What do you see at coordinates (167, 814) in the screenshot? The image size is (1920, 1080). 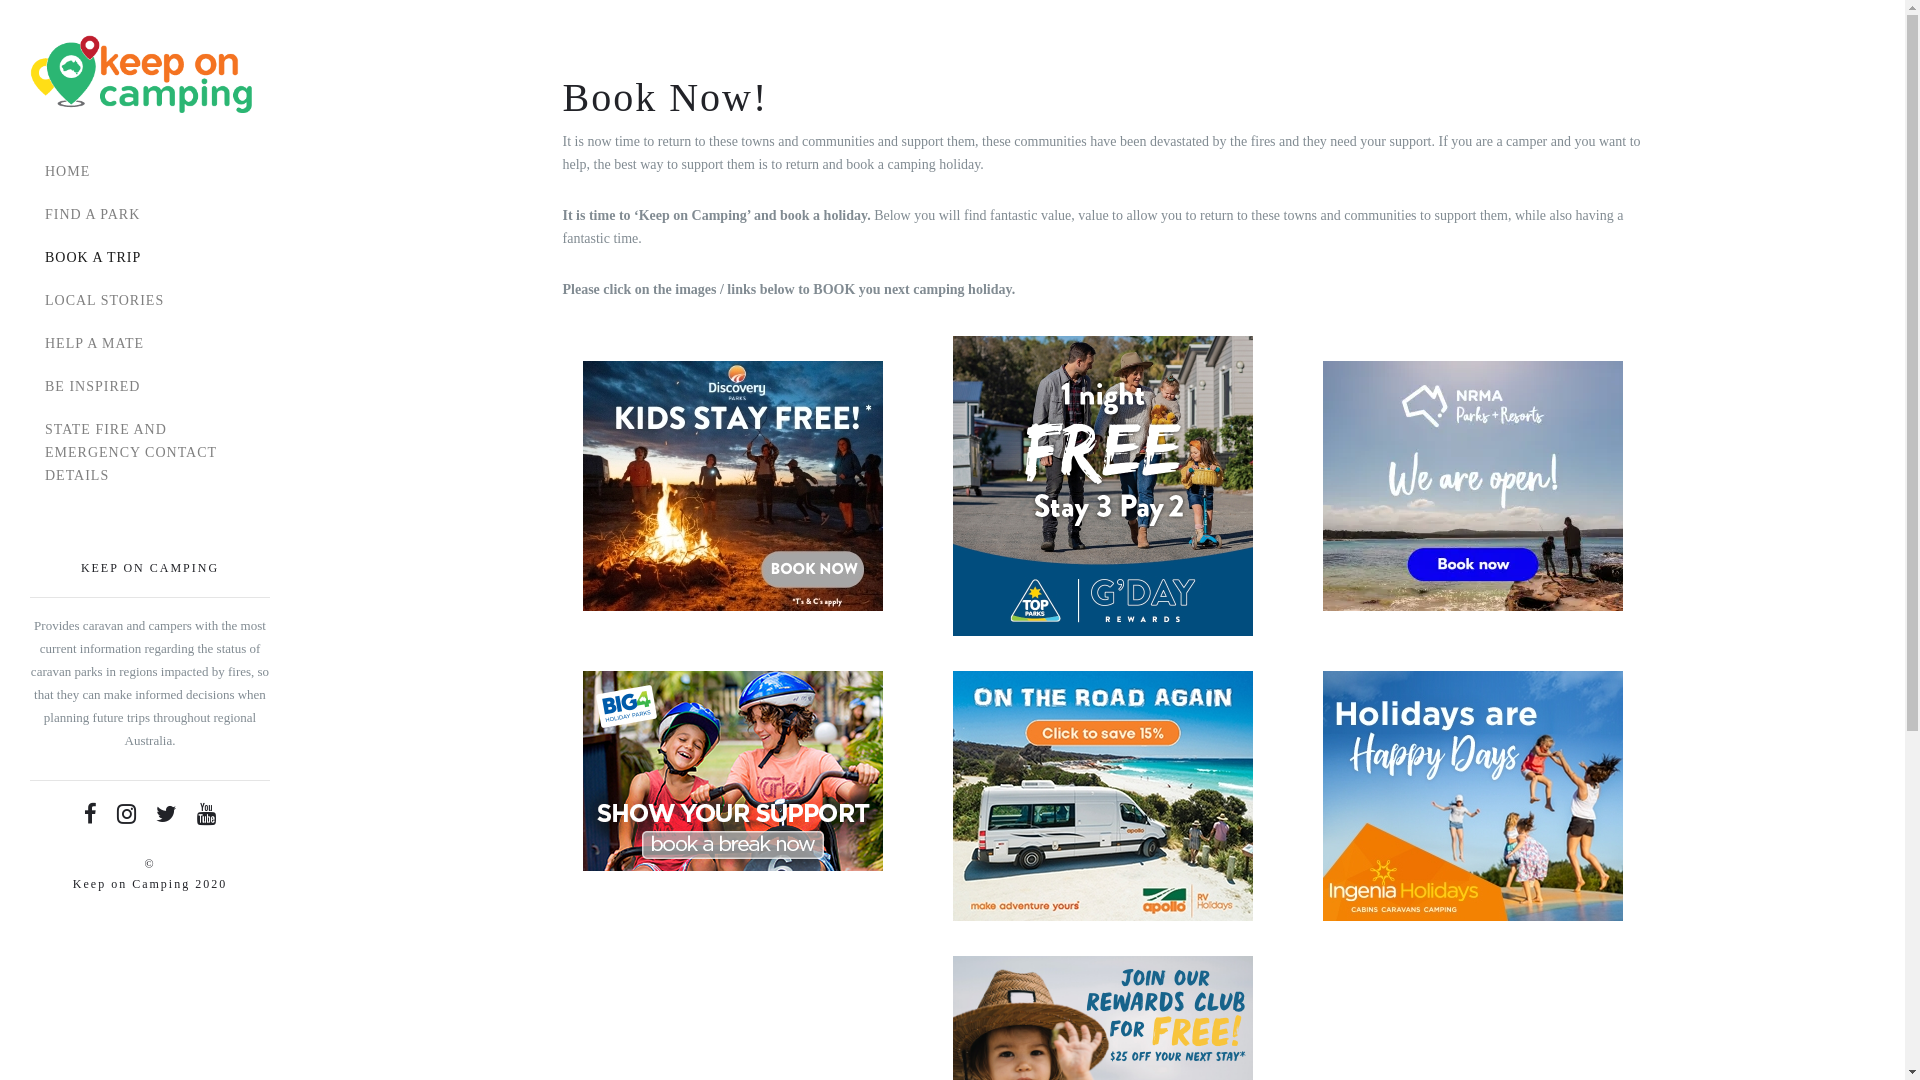 I see `'Twitter'` at bounding box center [167, 814].